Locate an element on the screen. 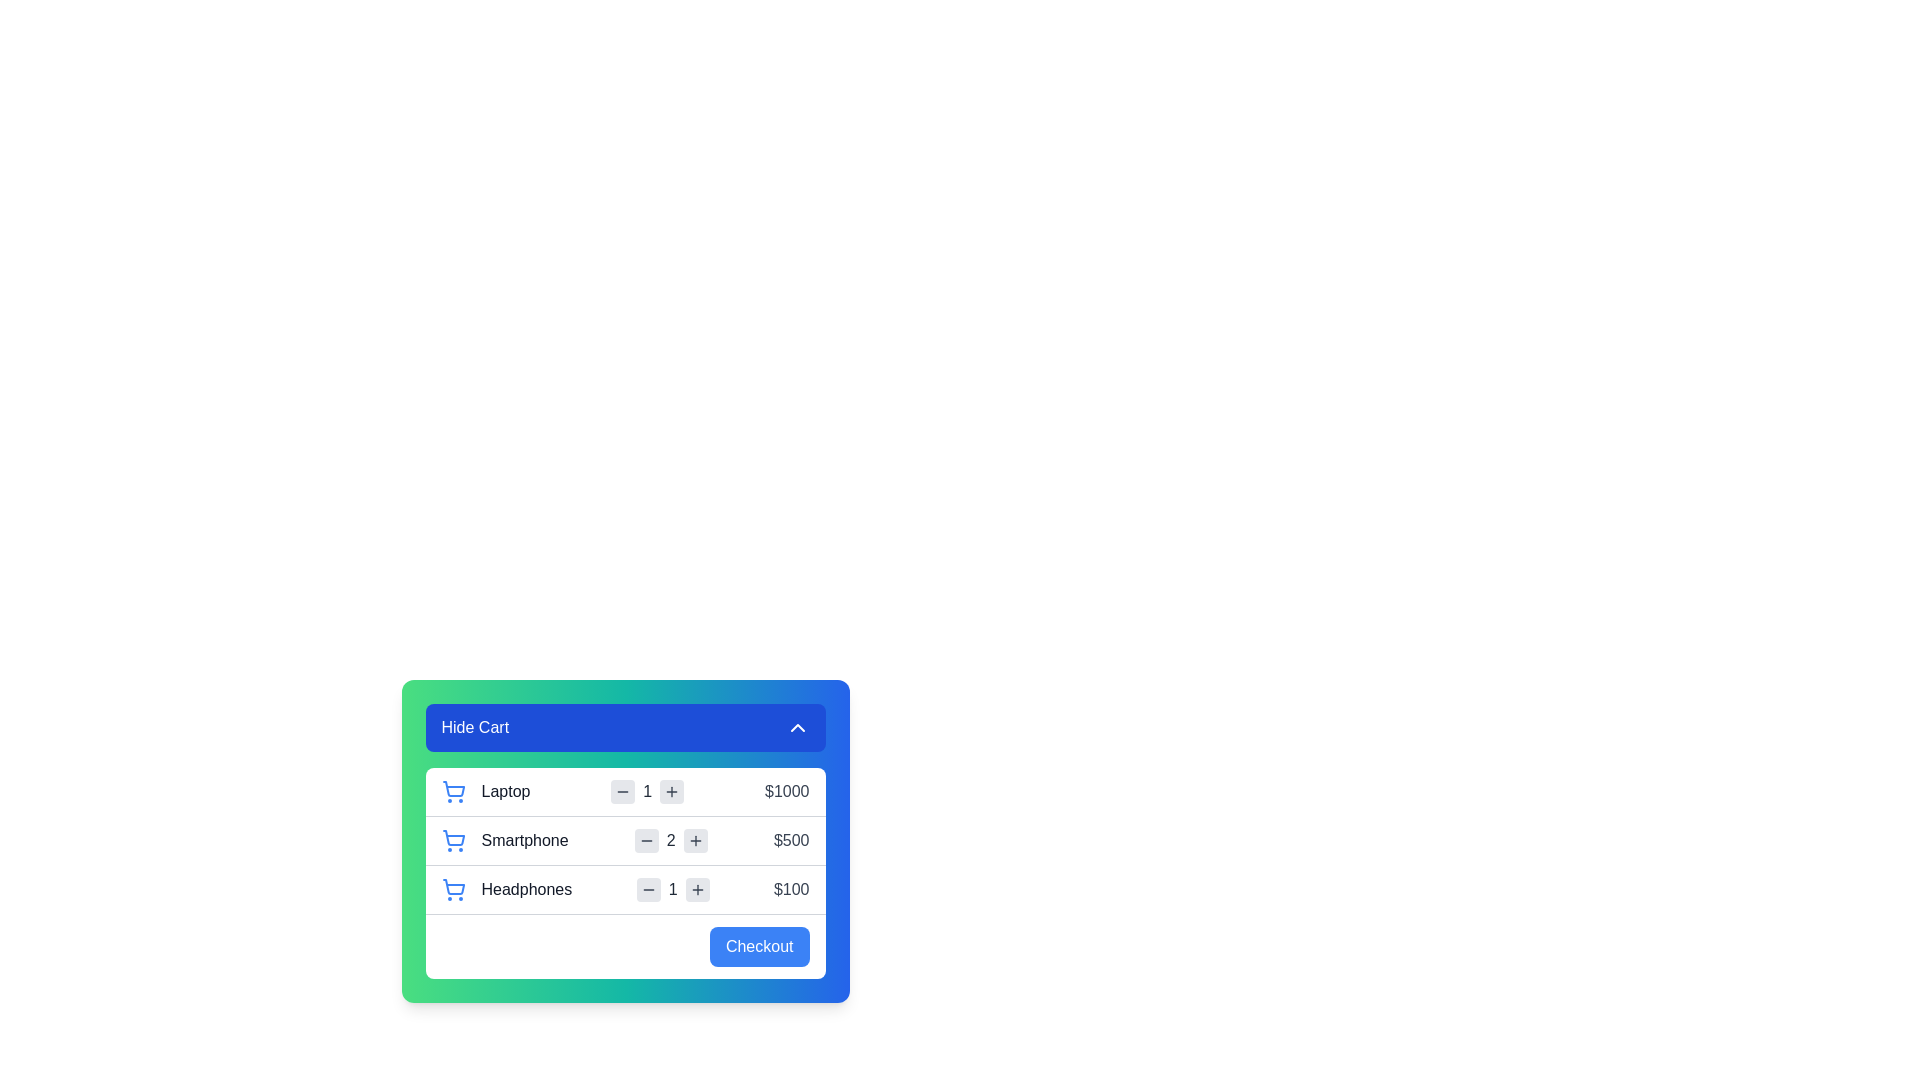 The image size is (1920, 1080). the decrement button, which is a small, square button with a light gray background and a minus sign, located to the left of the numeric label '1' and to the right of the label 'Laptop' is located at coordinates (622, 790).